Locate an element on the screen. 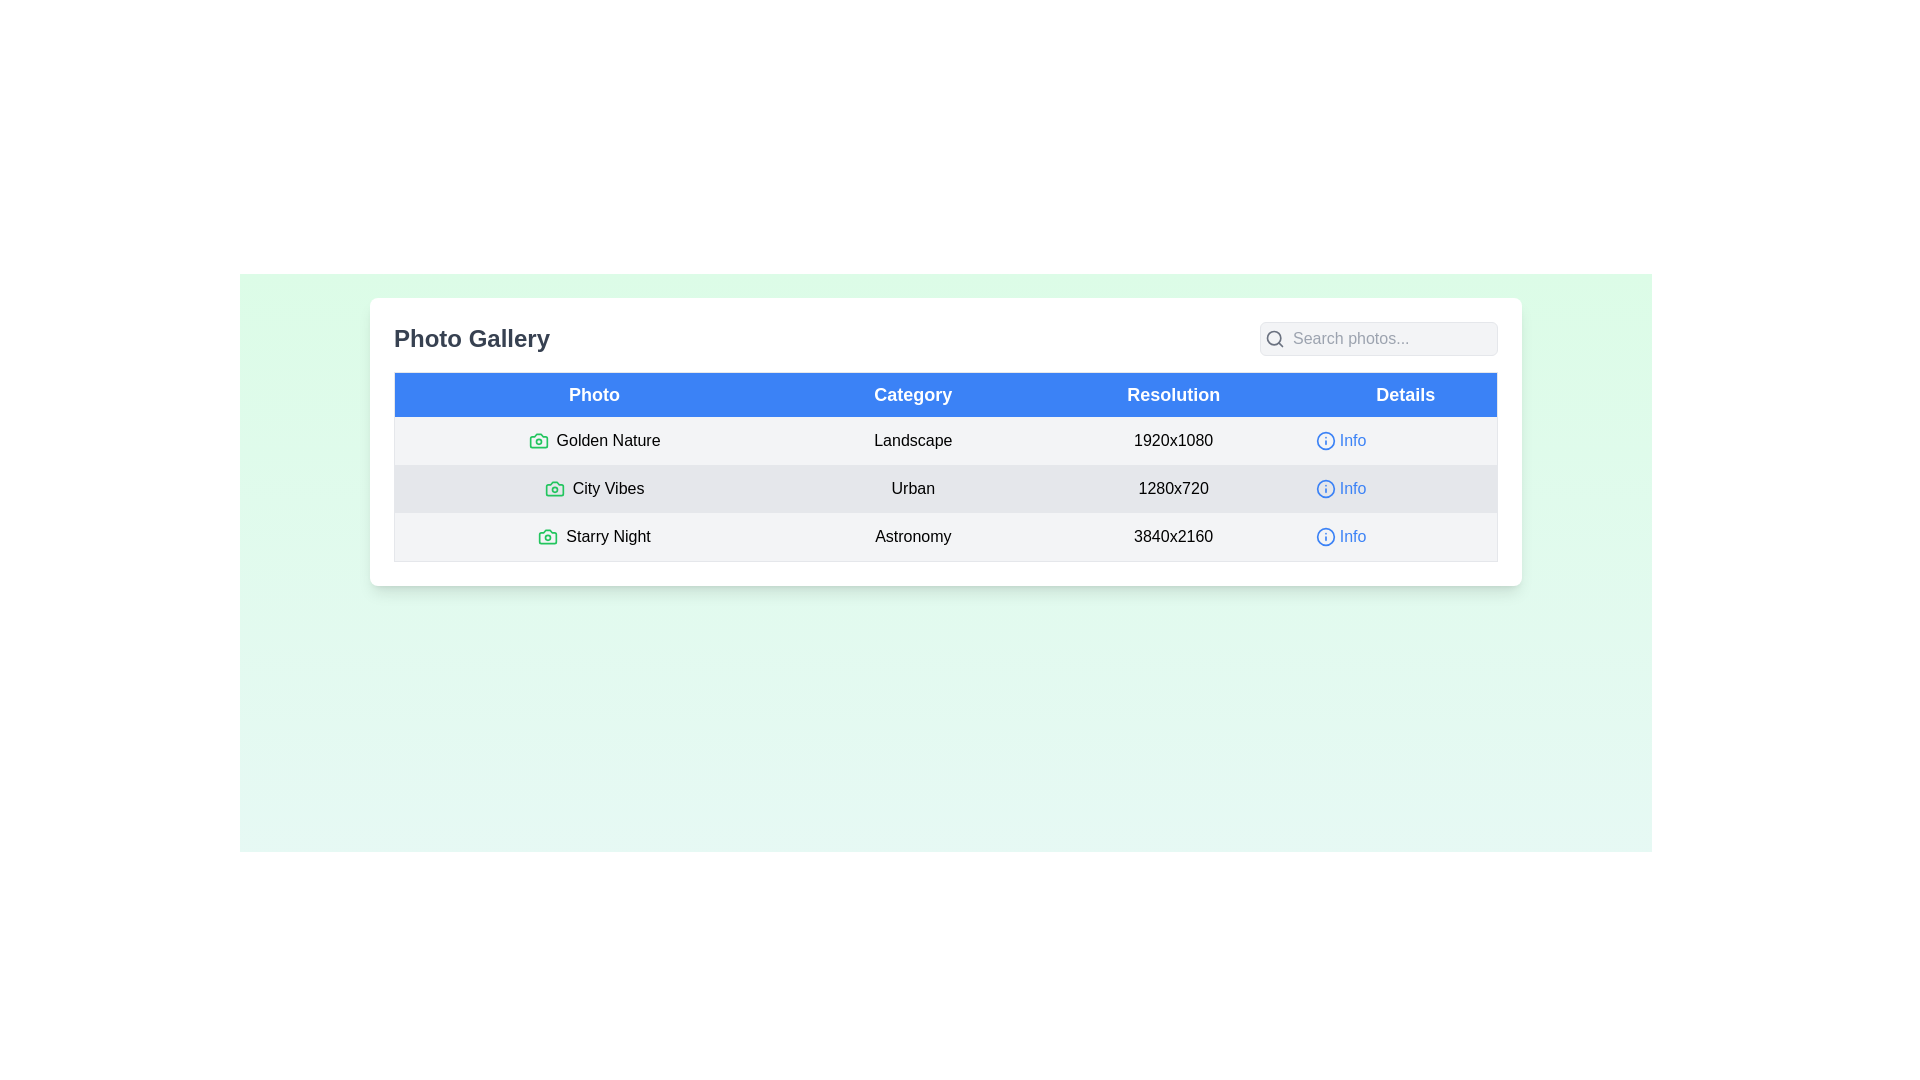 This screenshot has width=1920, height=1080. the circular SVG component that is part of the search icon located near the top-right corner of the application interface is located at coordinates (1273, 337).